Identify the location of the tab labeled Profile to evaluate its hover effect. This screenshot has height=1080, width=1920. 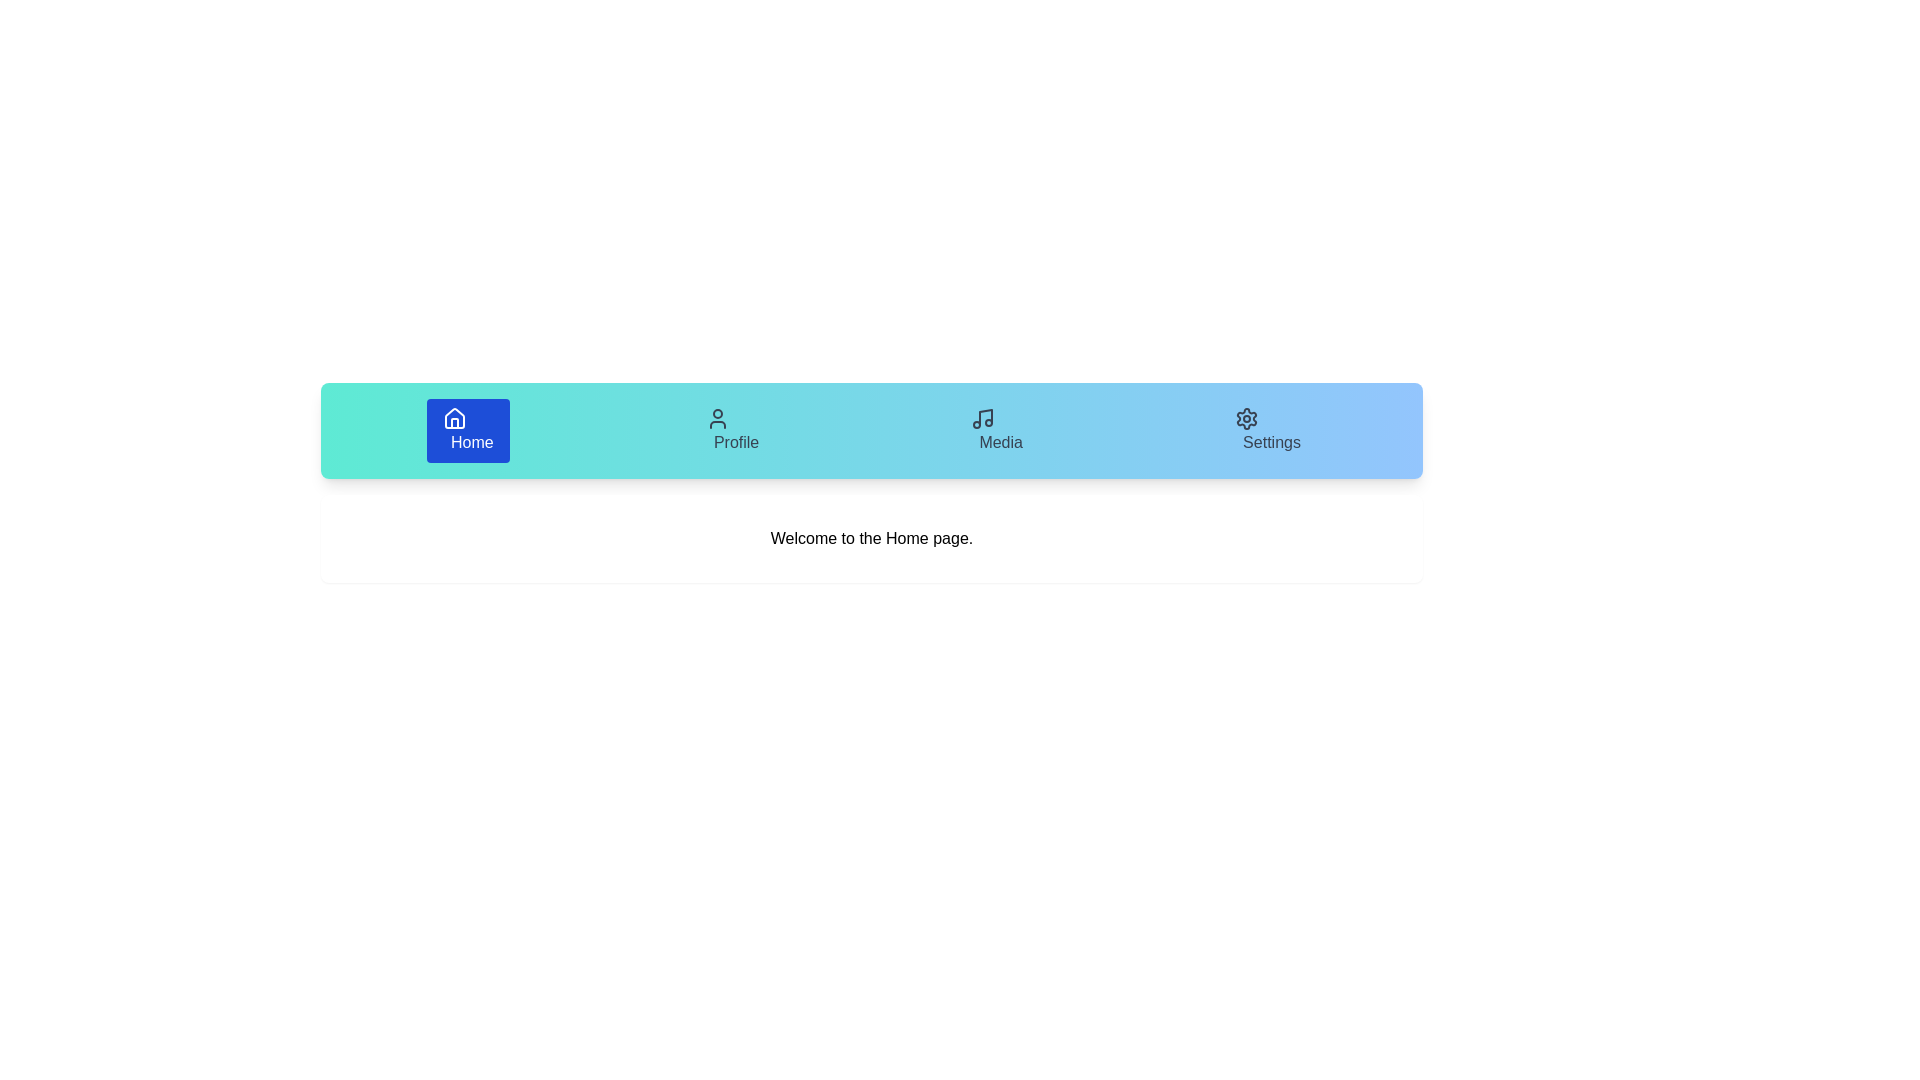
(731, 430).